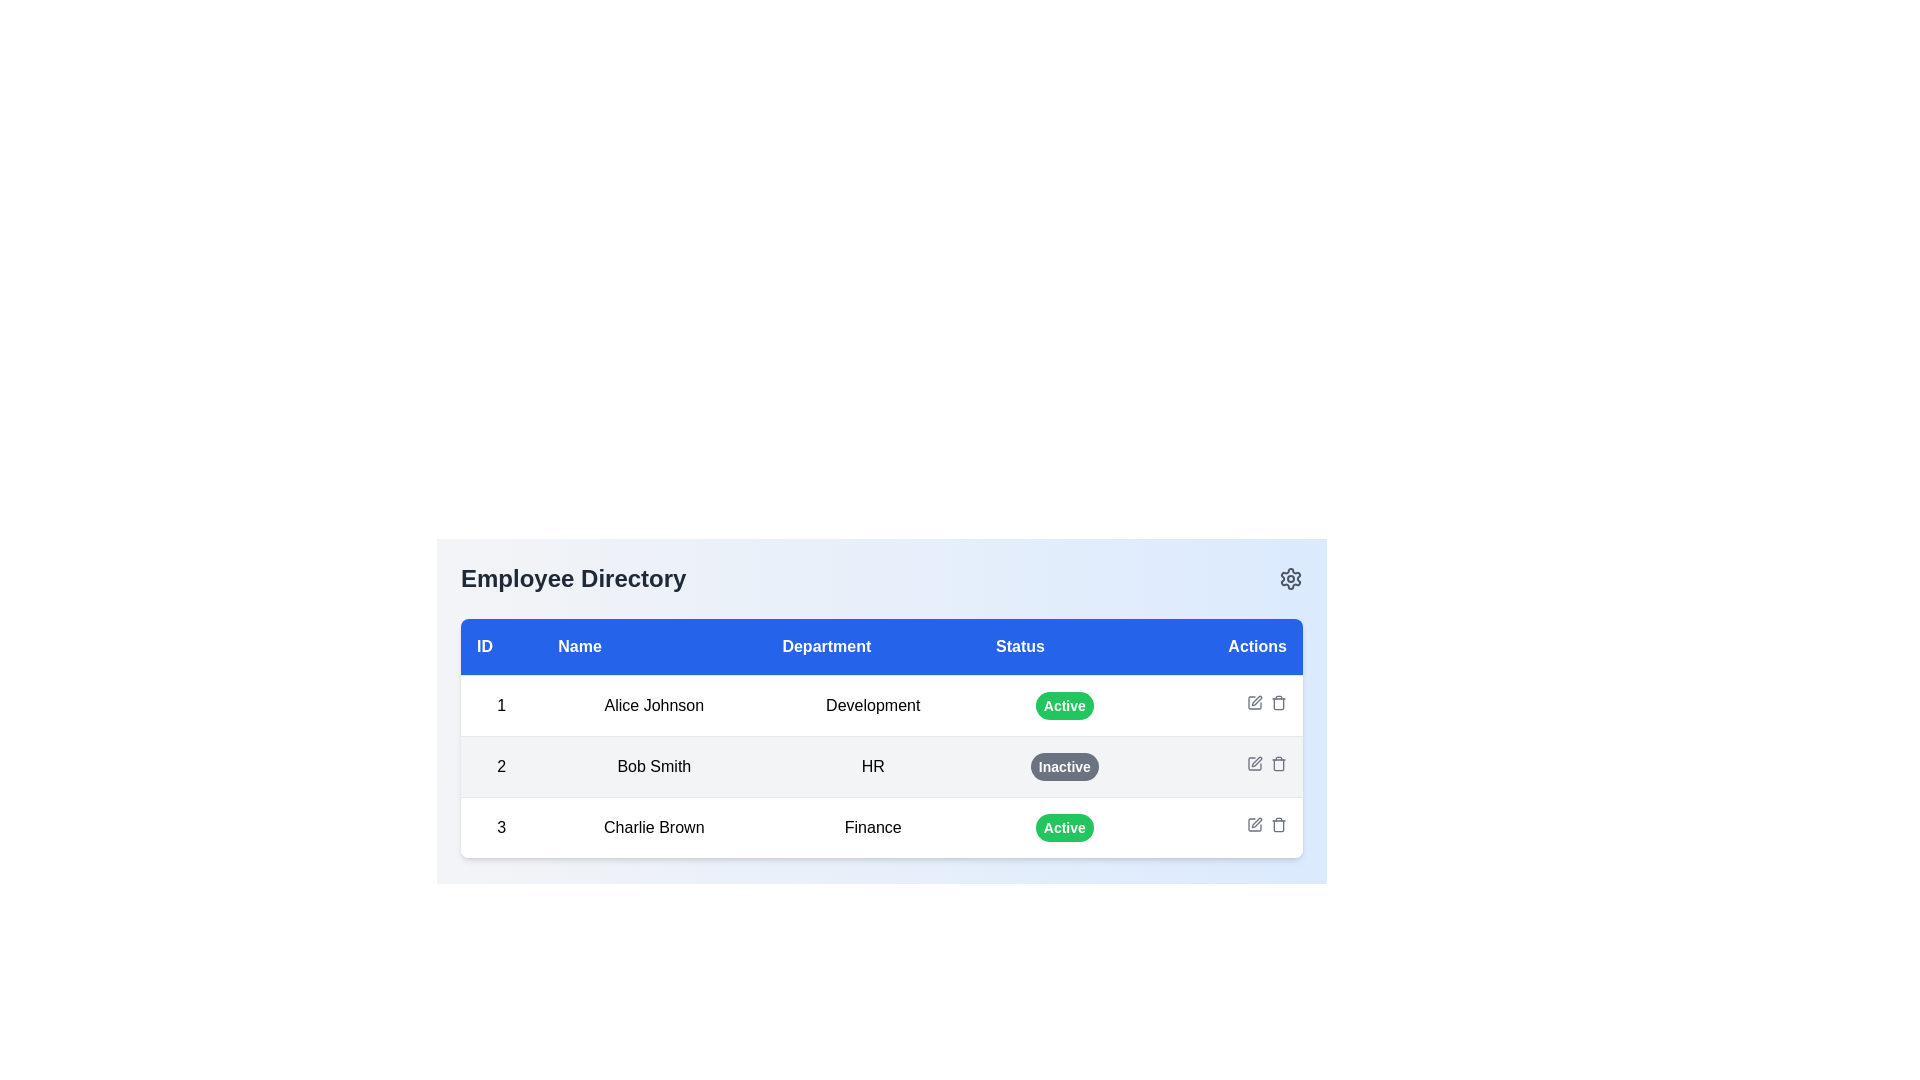 The width and height of the screenshot is (1920, 1080). What do you see at coordinates (1063, 828) in the screenshot?
I see `the status indicated by the Status badge located in the 'Status' column of the third row in the 'Employee Directory' interface, next to the 'Finance' label in the 'Department' column` at bounding box center [1063, 828].